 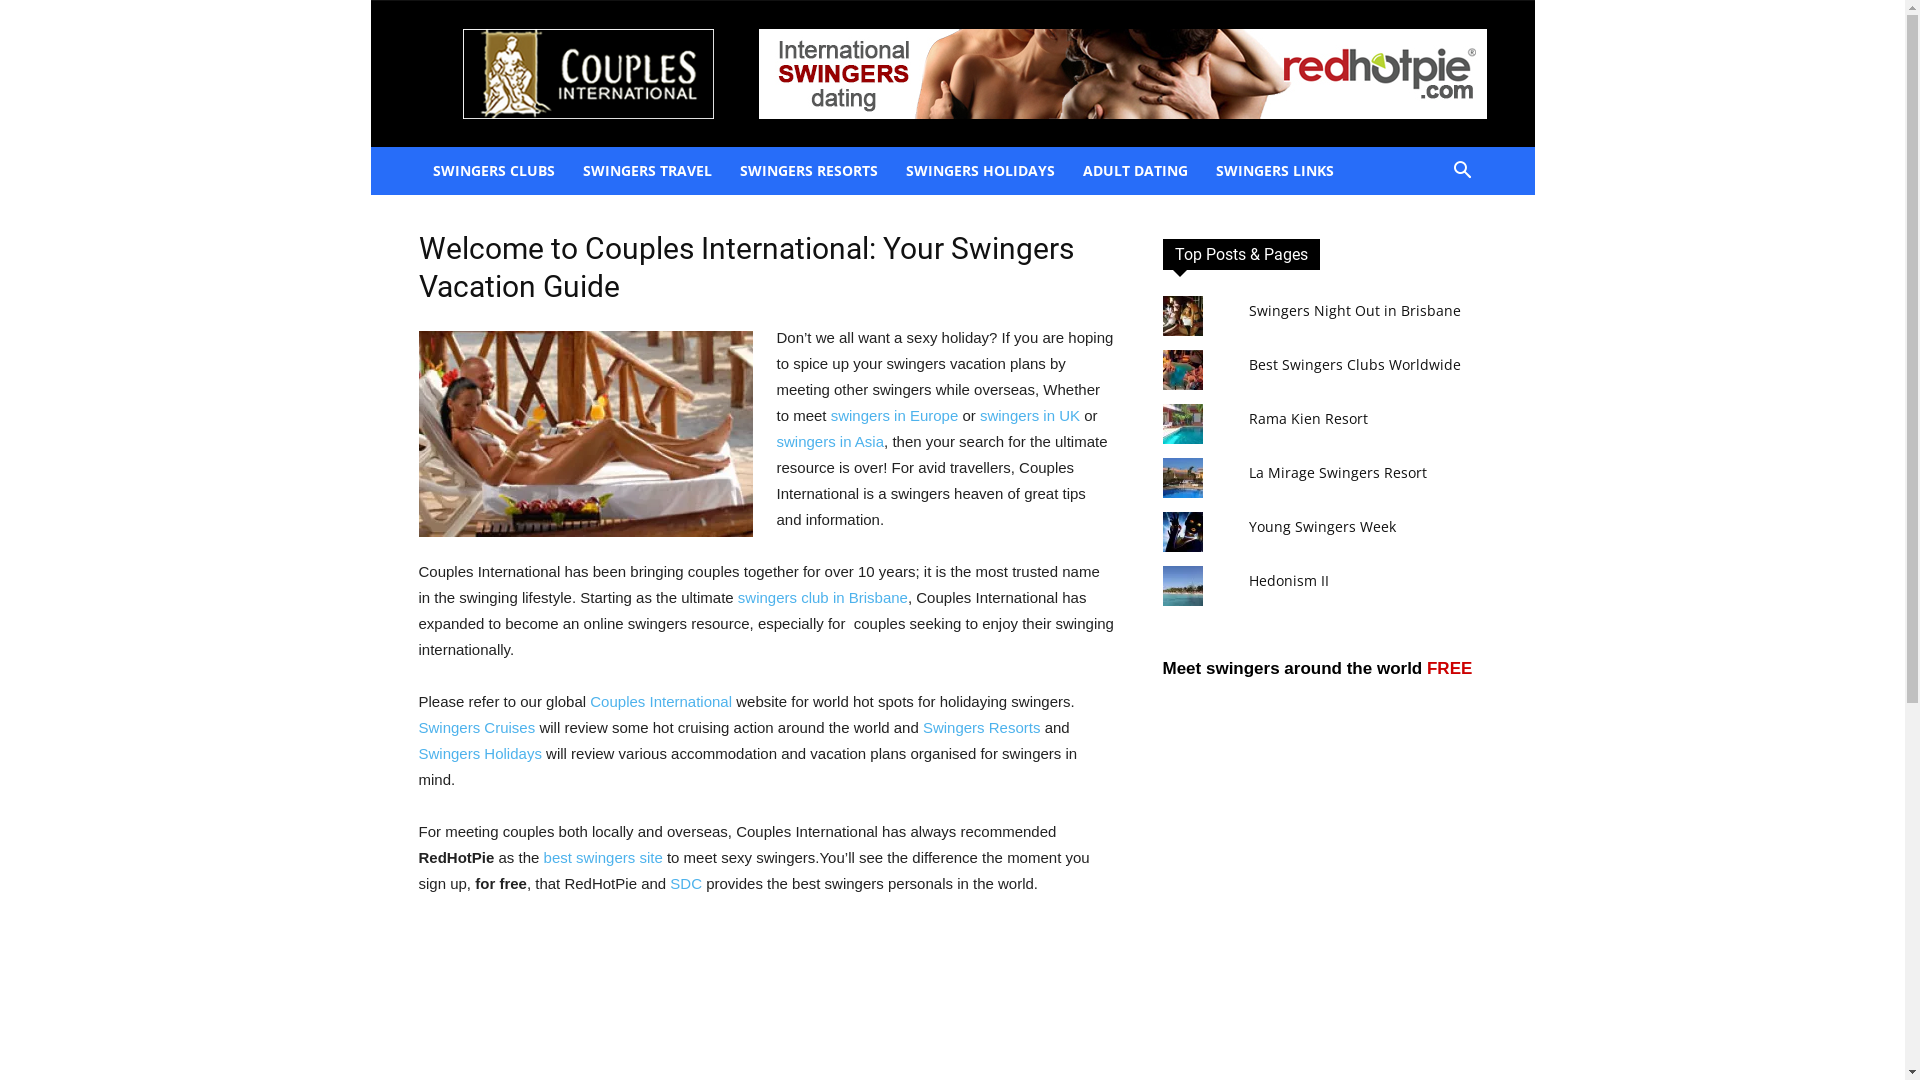 I want to click on 'SWINGERS LINKS', so click(x=1274, y=169).